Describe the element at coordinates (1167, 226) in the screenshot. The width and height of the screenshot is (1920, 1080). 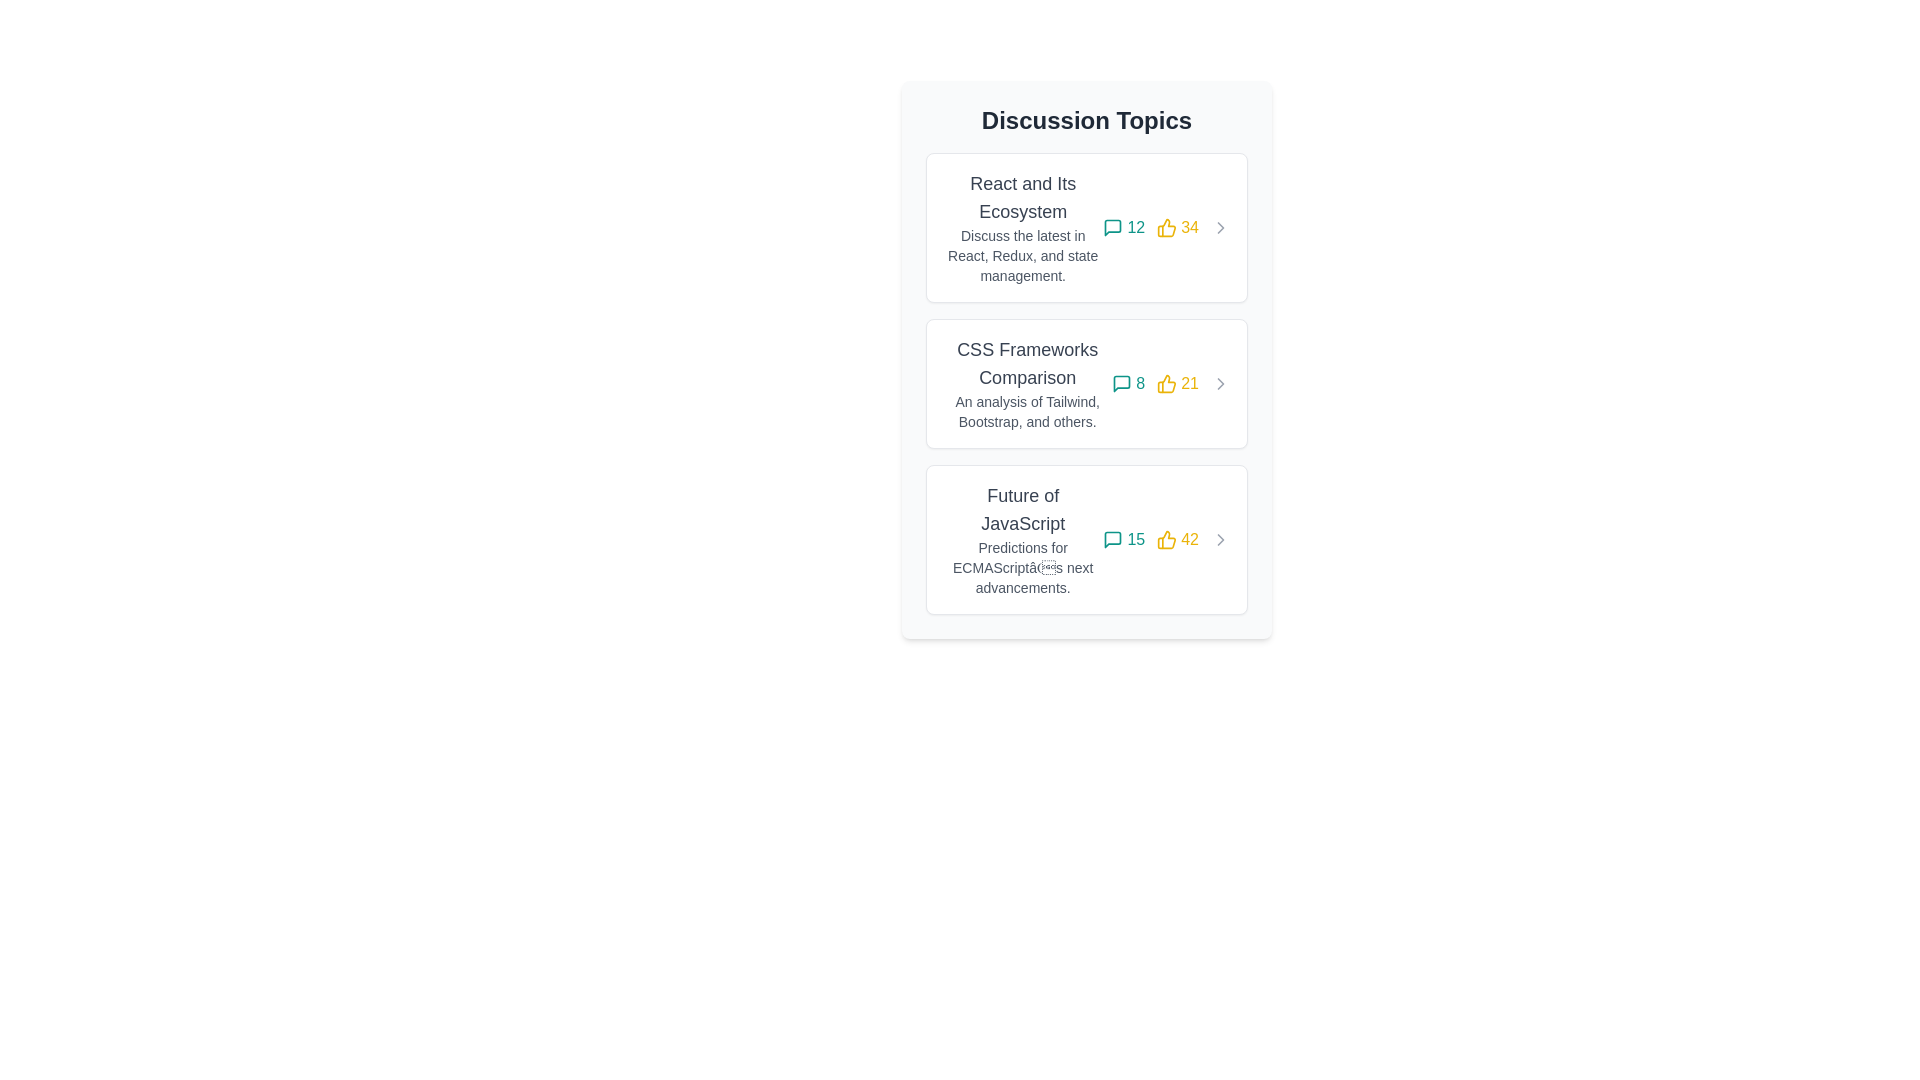
I see `the thumbs-up icon next to the number '34' in yellow, which is the third item in the statistics section of the React and Its Ecosystem topic card` at that location.